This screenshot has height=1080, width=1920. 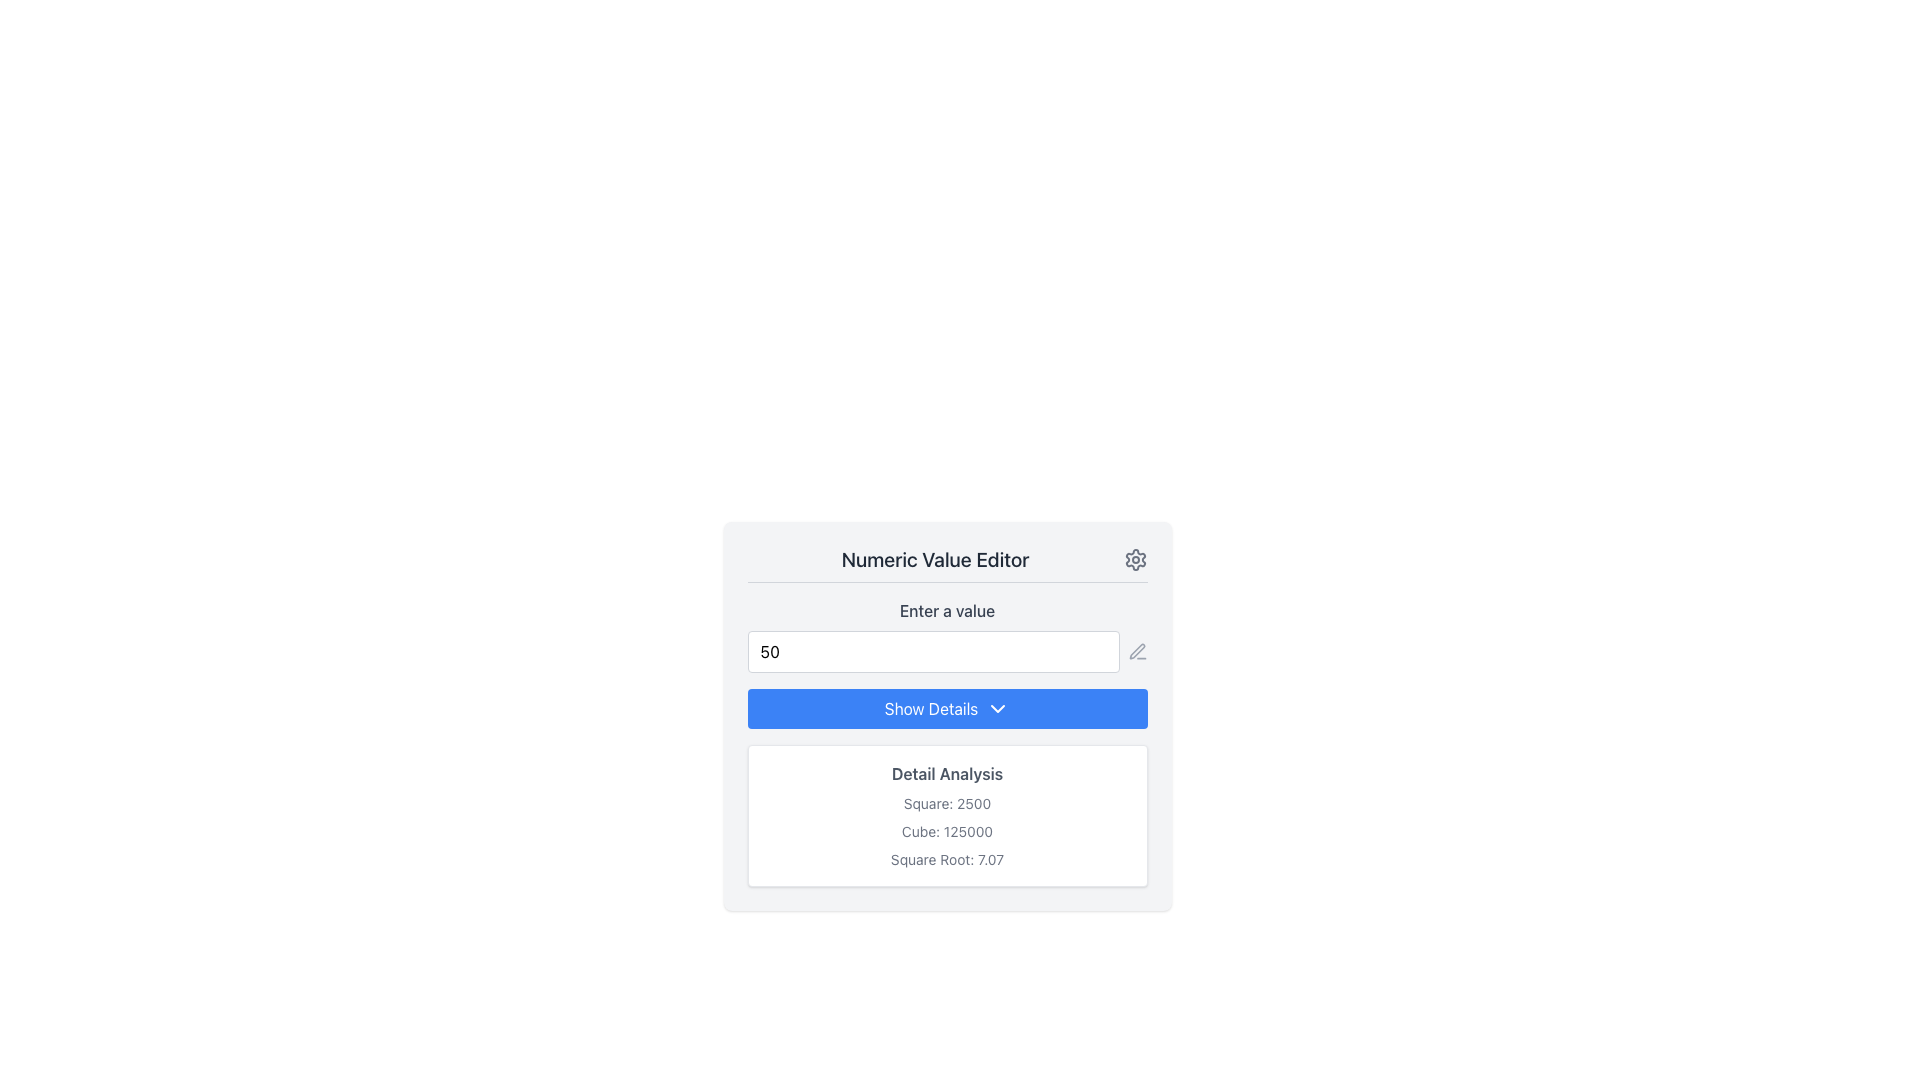 I want to click on the Text Label that serves as a descriptive title for the editing numeric values section, located at the top of the section with an input field below it, so click(x=934, y=559).